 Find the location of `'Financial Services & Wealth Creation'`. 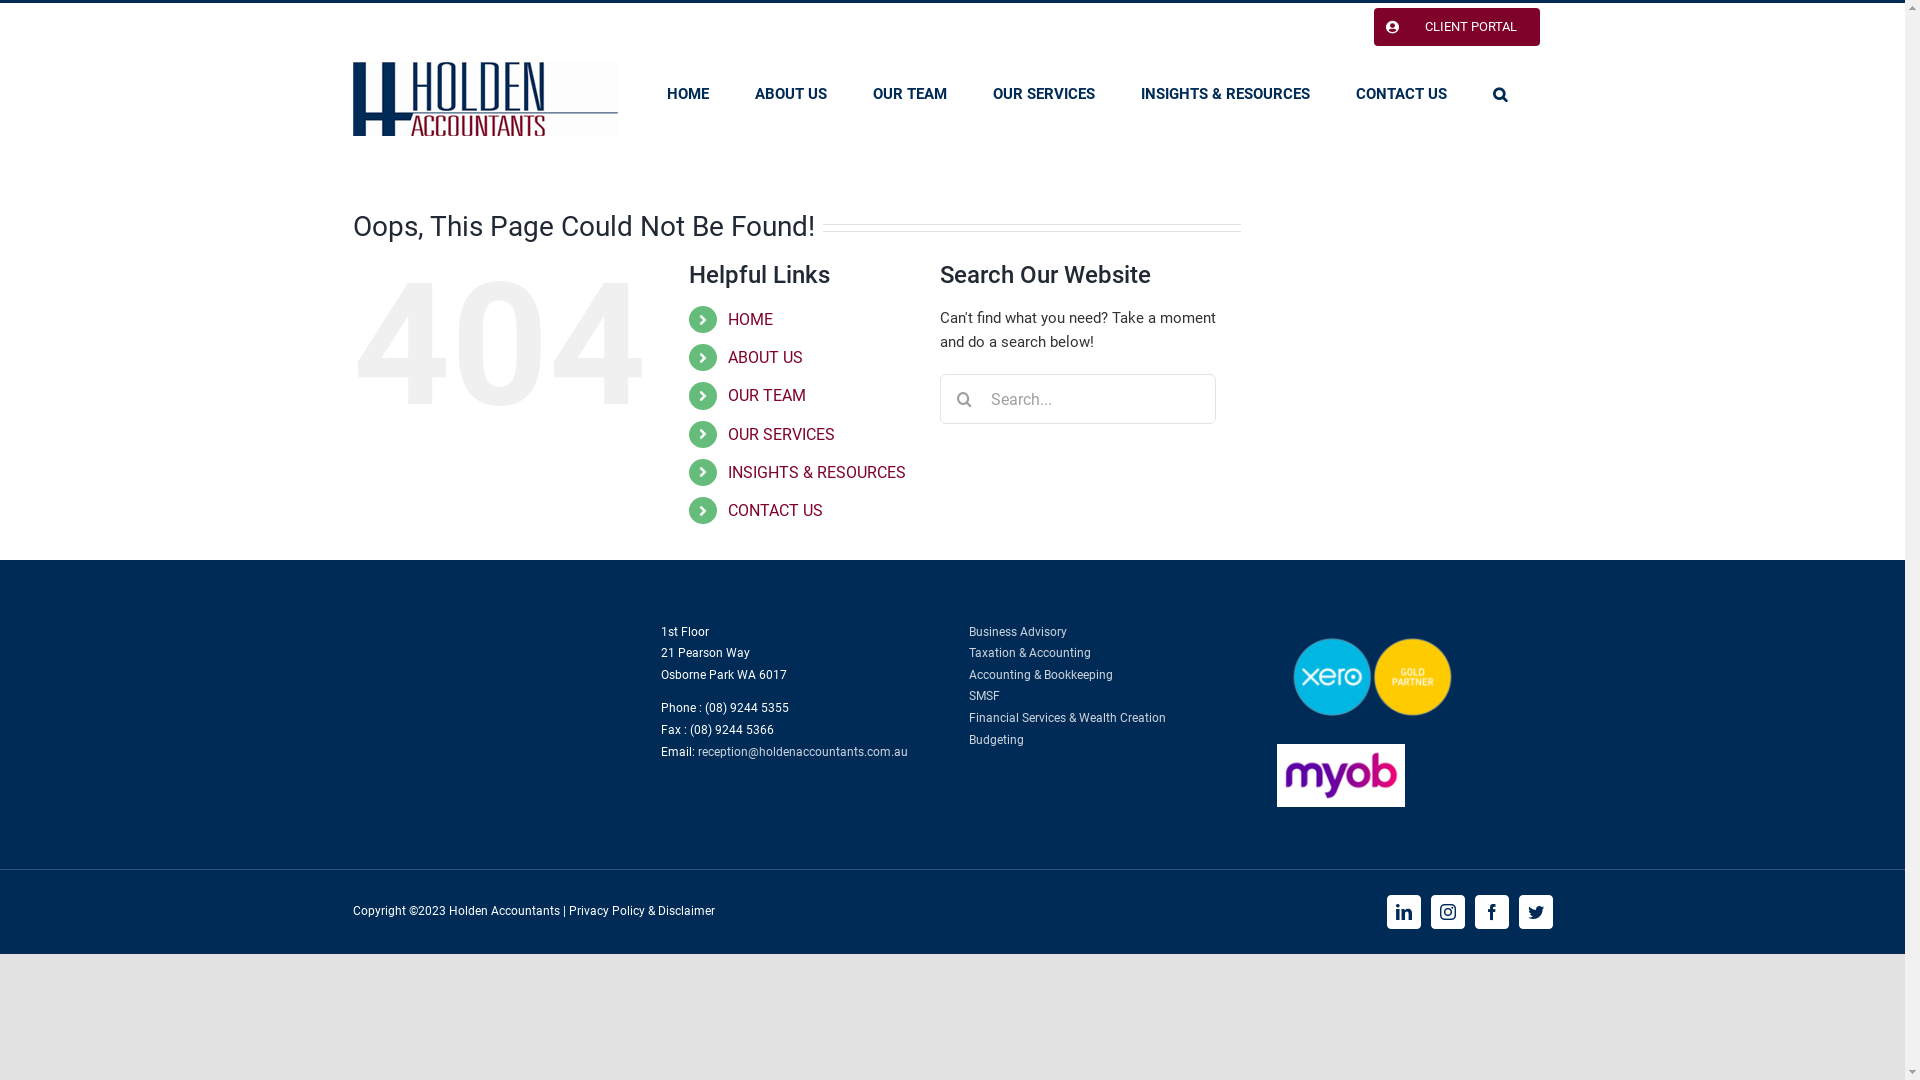

'Financial Services & Wealth Creation' is located at coordinates (1065, 716).